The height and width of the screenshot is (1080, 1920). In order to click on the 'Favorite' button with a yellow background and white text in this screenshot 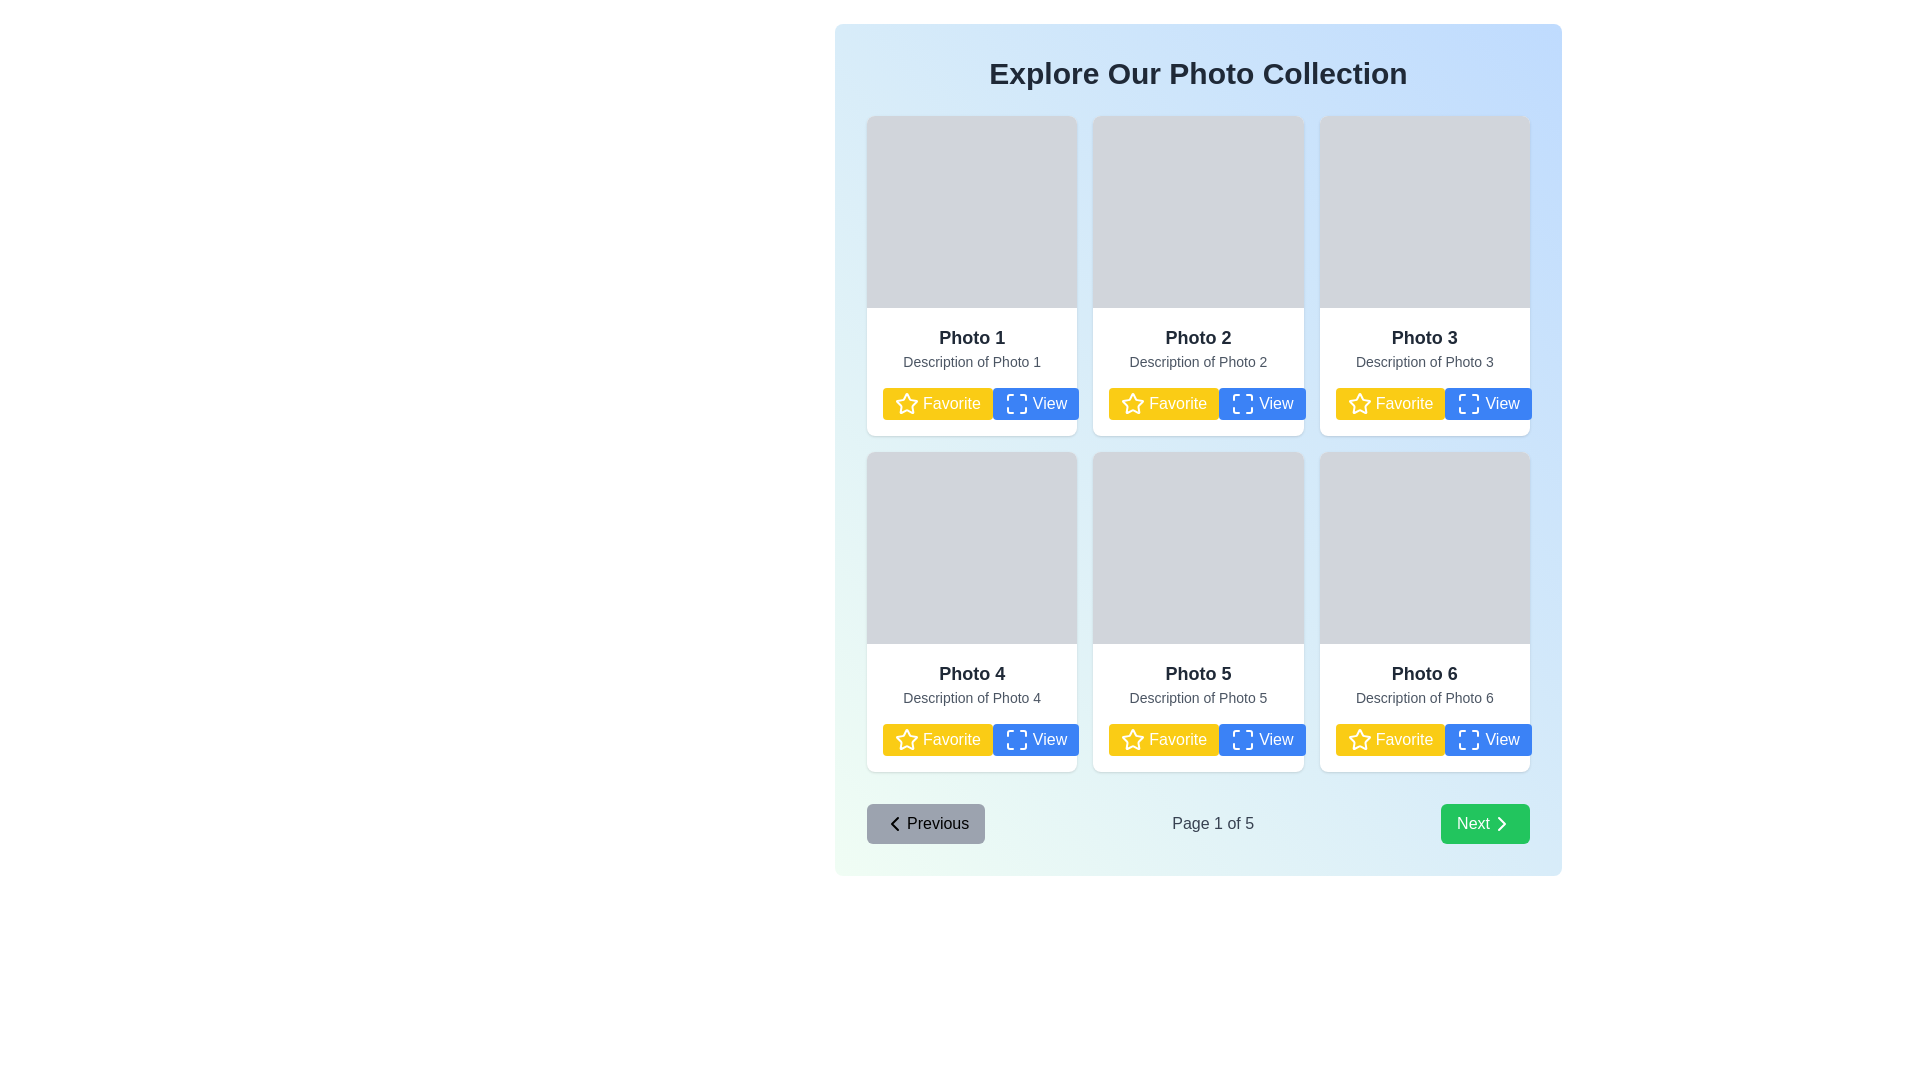, I will do `click(936, 404)`.